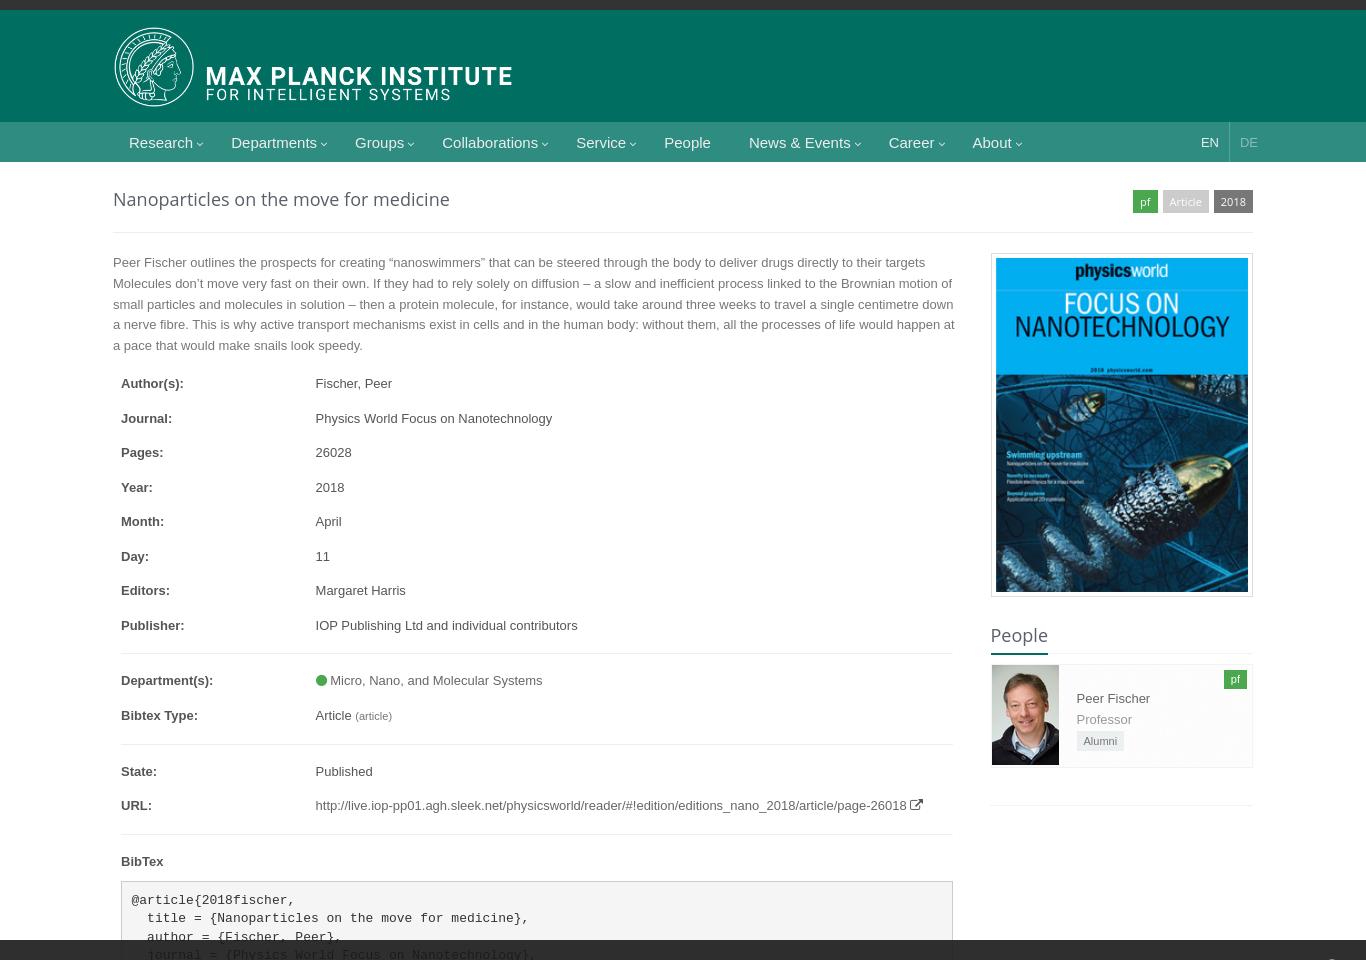  I want to click on 'Professor', so click(1103, 719).